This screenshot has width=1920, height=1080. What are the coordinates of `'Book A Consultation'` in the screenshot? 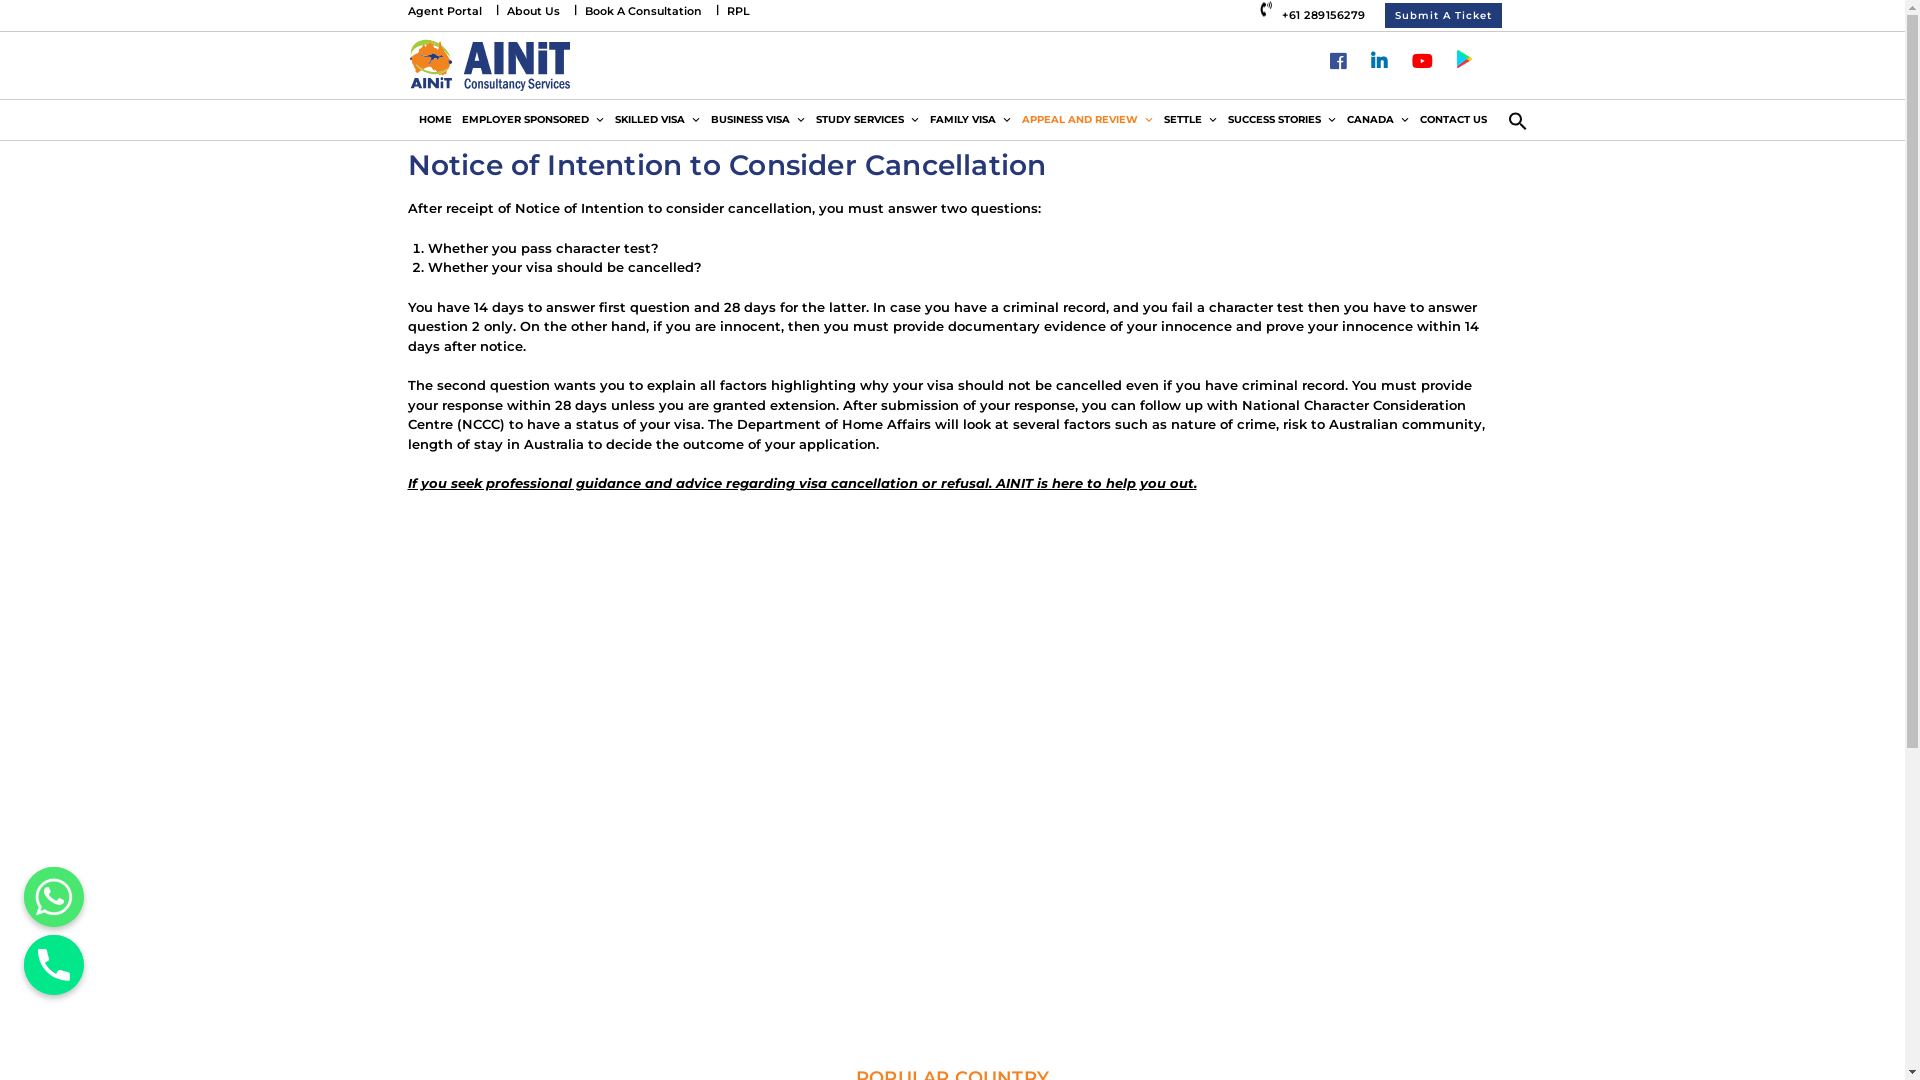 It's located at (642, 11).